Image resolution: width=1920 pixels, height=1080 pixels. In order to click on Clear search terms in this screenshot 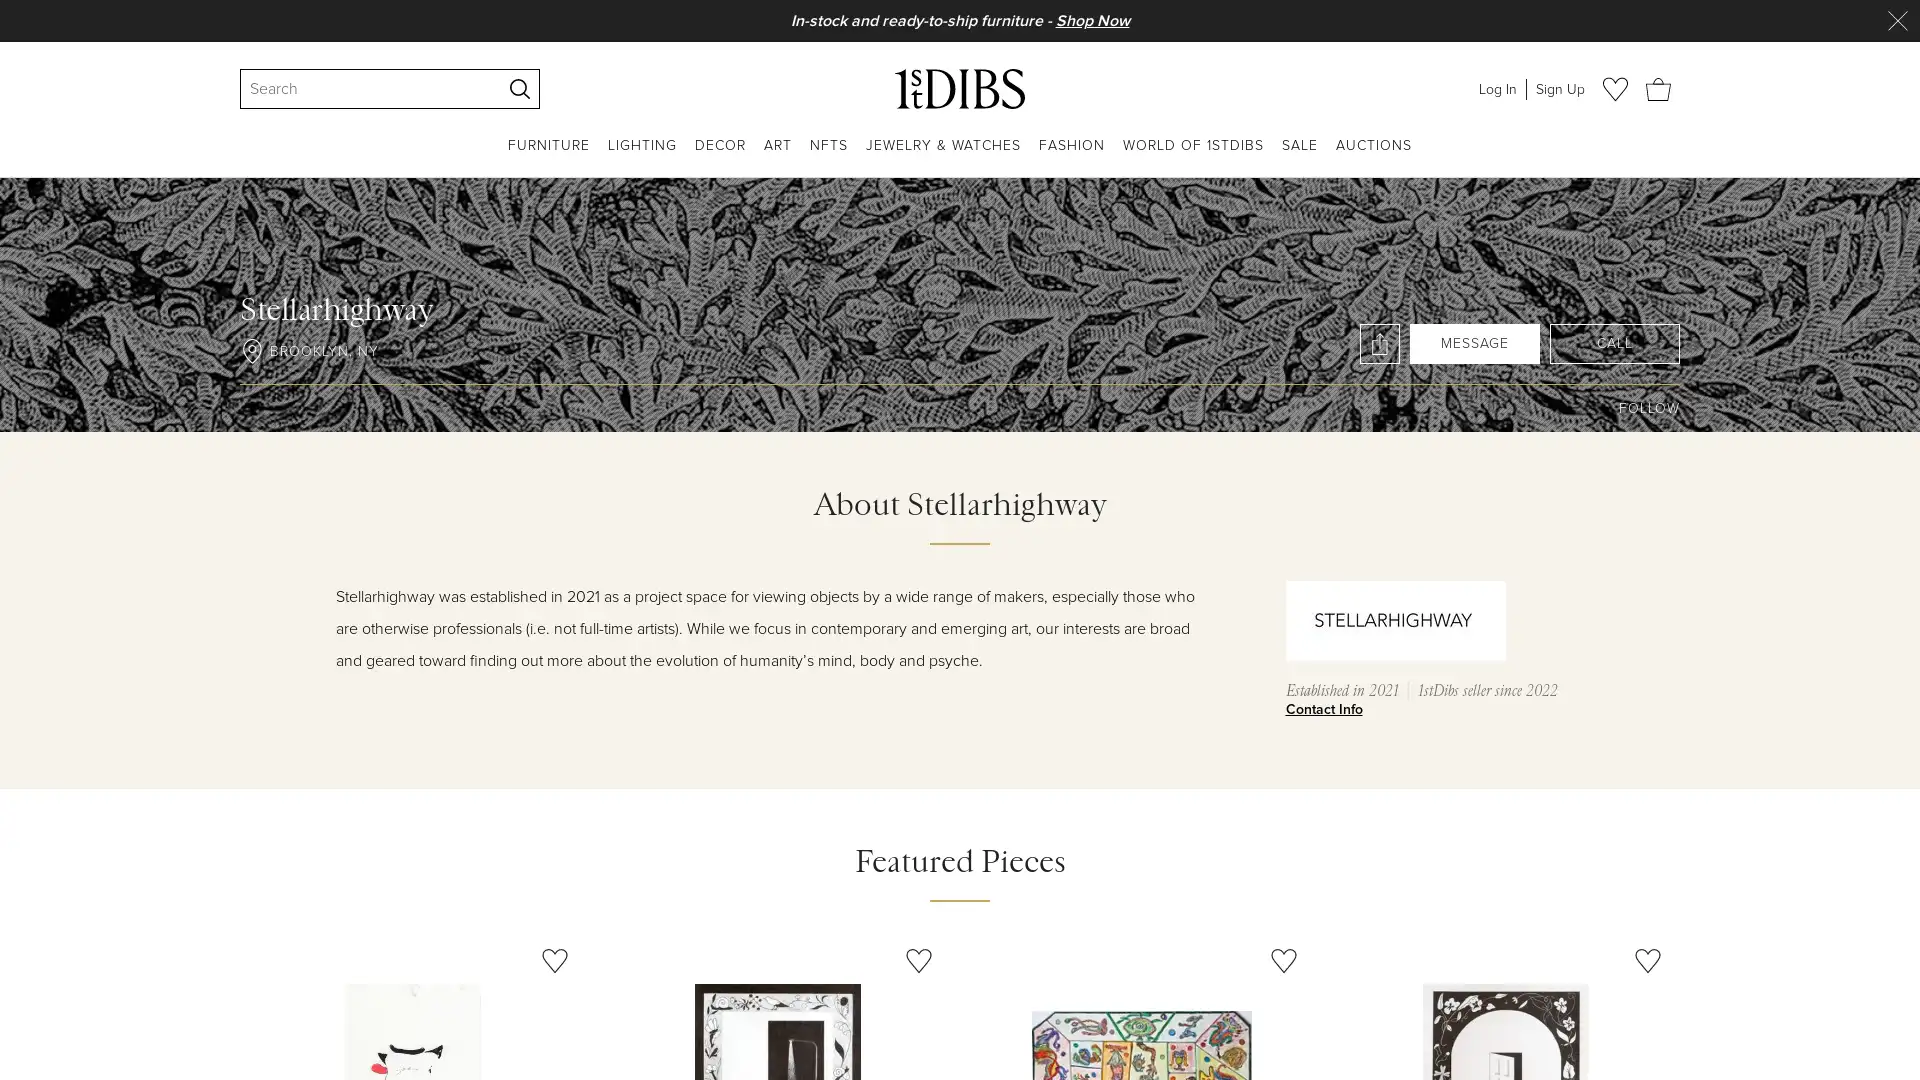, I will do `click(486, 87)`.